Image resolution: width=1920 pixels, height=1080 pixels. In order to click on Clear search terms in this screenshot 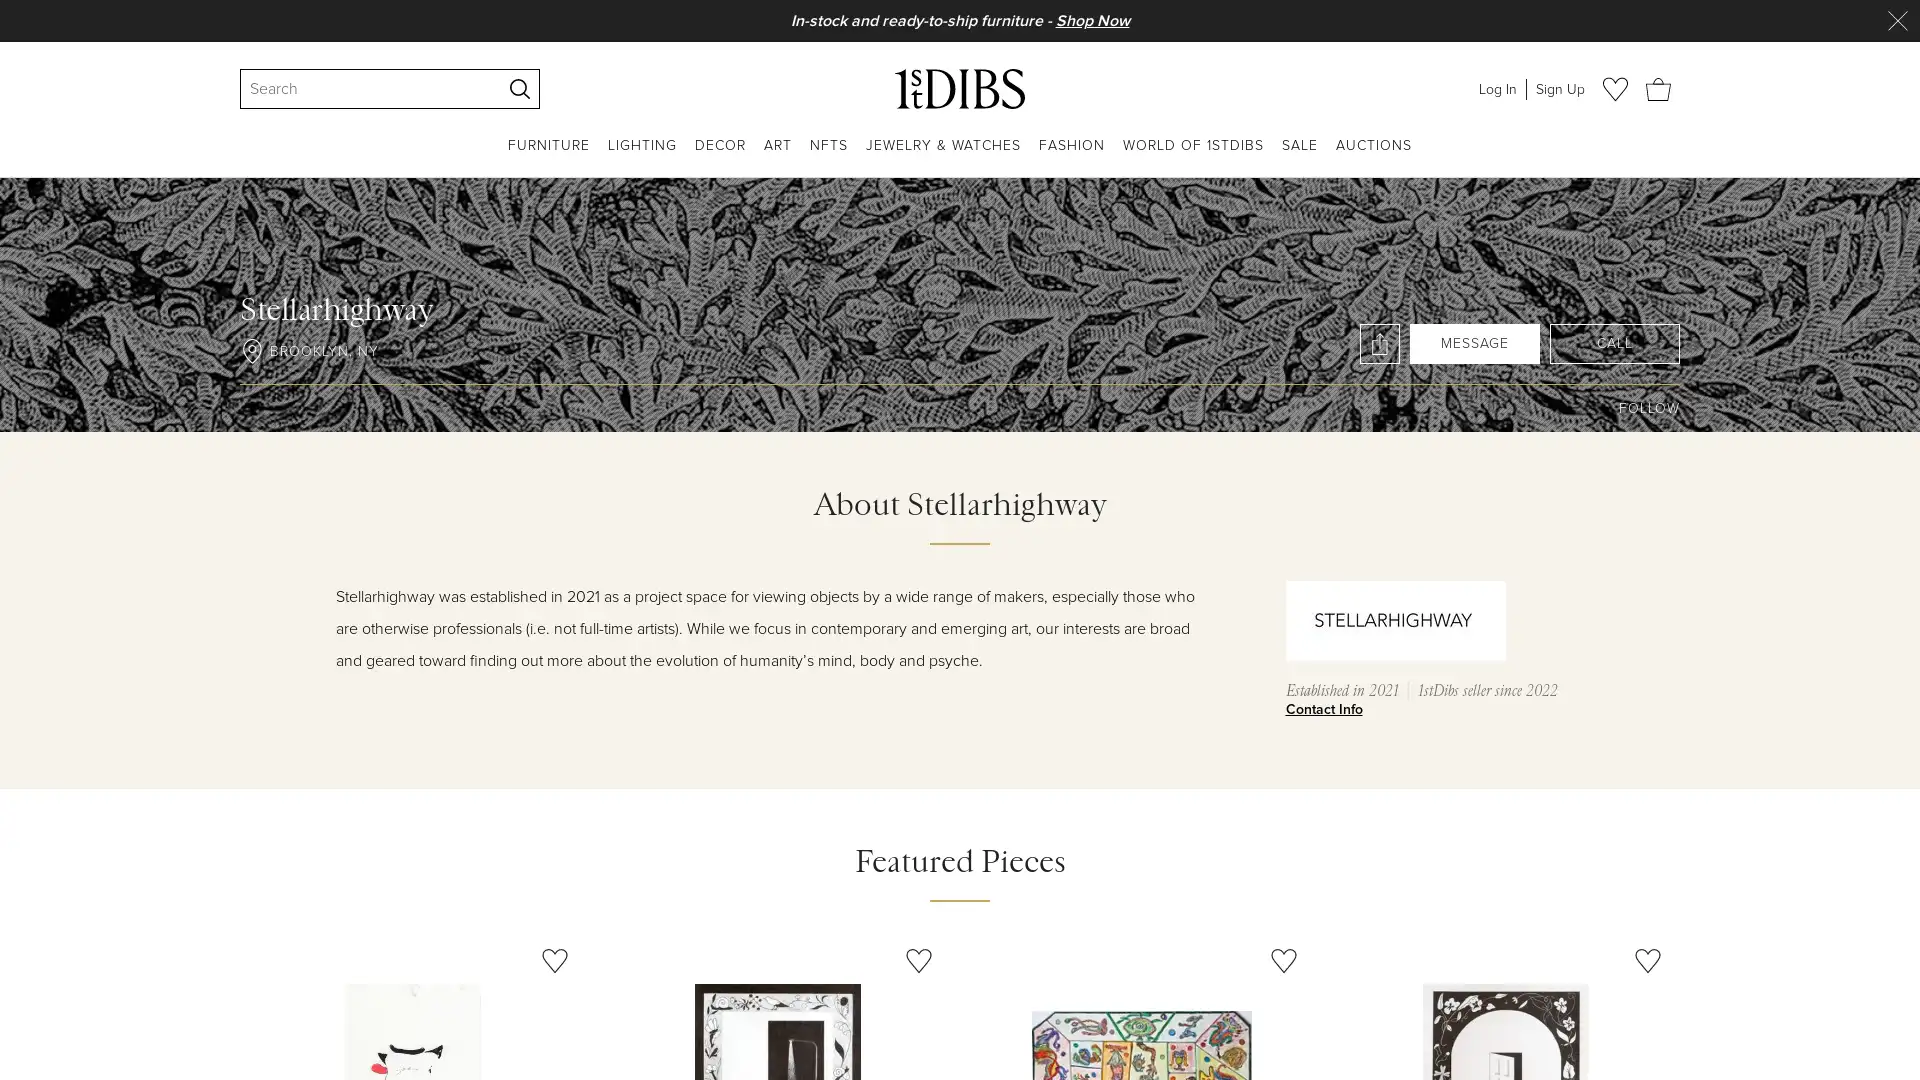, I will do `click(486, 87)`.